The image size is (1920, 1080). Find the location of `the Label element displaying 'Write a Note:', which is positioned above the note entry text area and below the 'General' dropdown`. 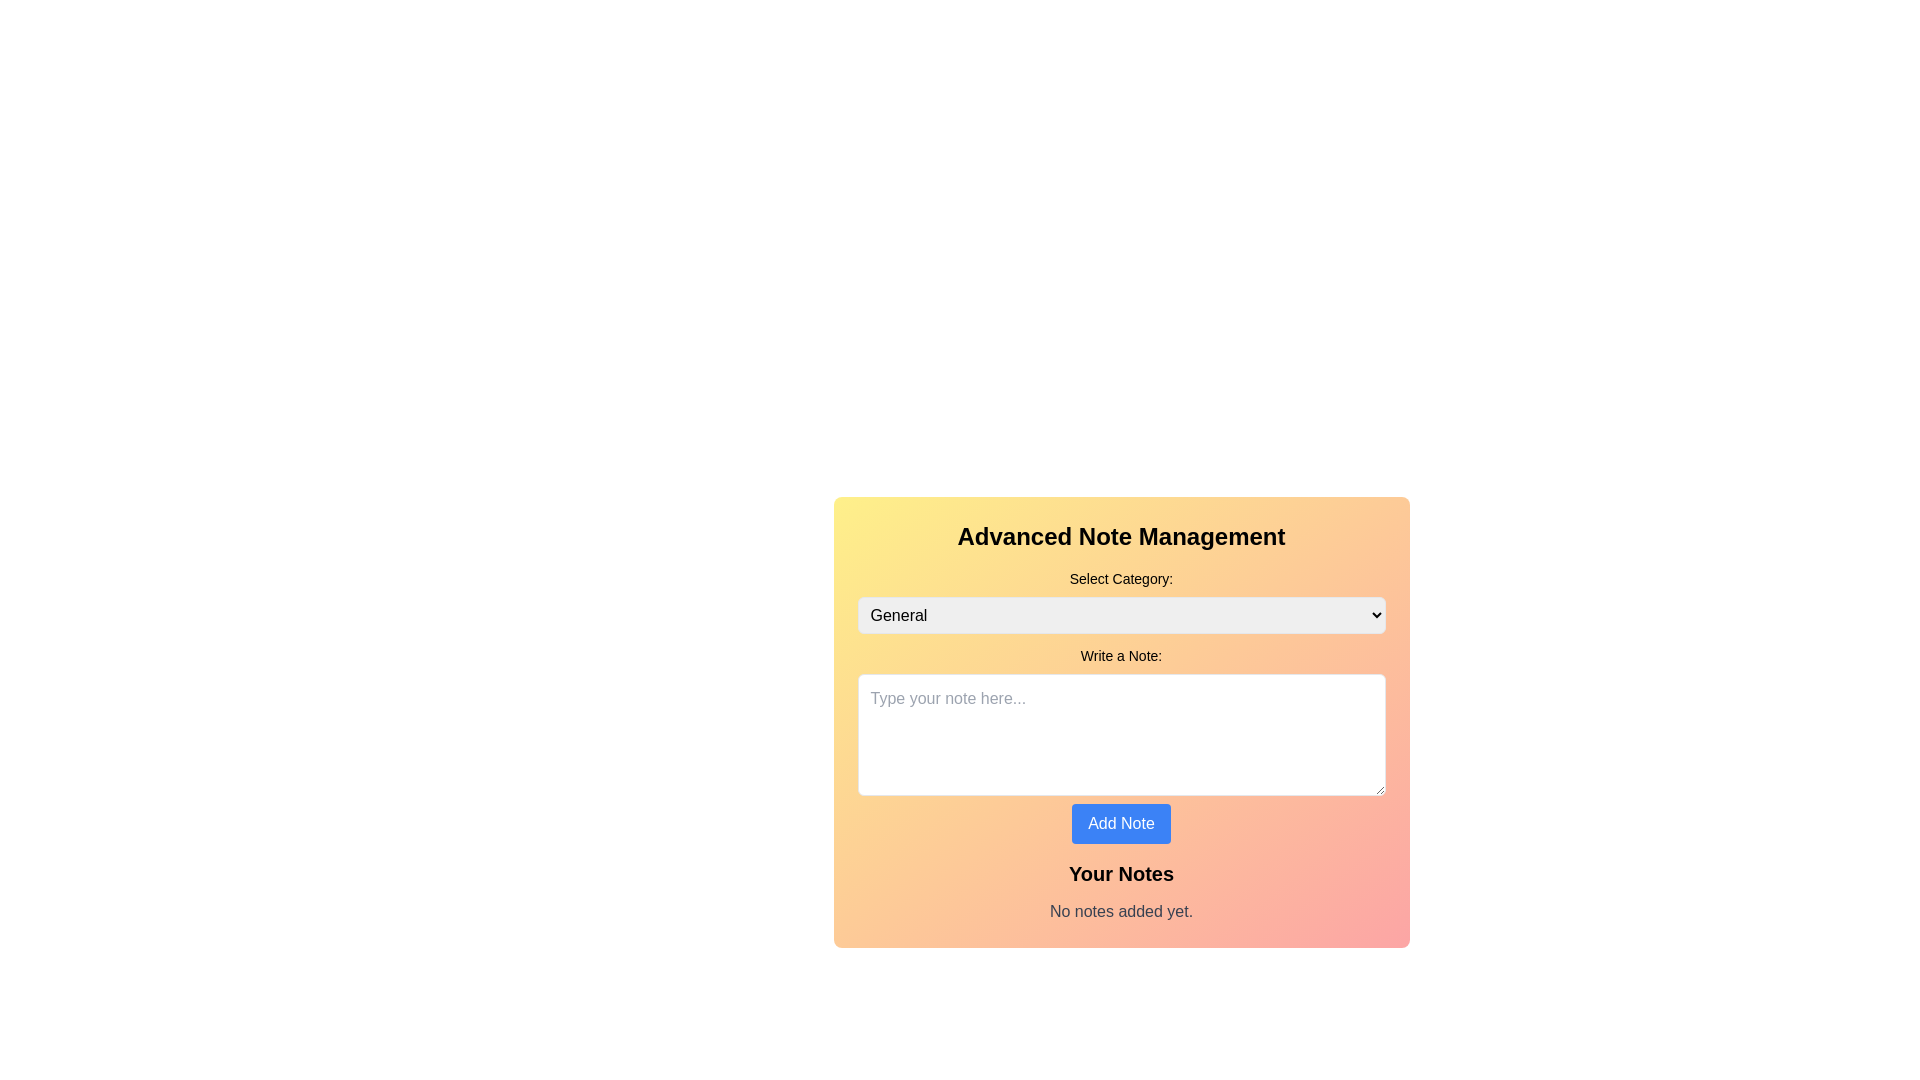

the Label element displaying 'Write a Note:', which is positioned above the note entry text area and below the 'General' dropdown is located at coordinates (1121, 655).